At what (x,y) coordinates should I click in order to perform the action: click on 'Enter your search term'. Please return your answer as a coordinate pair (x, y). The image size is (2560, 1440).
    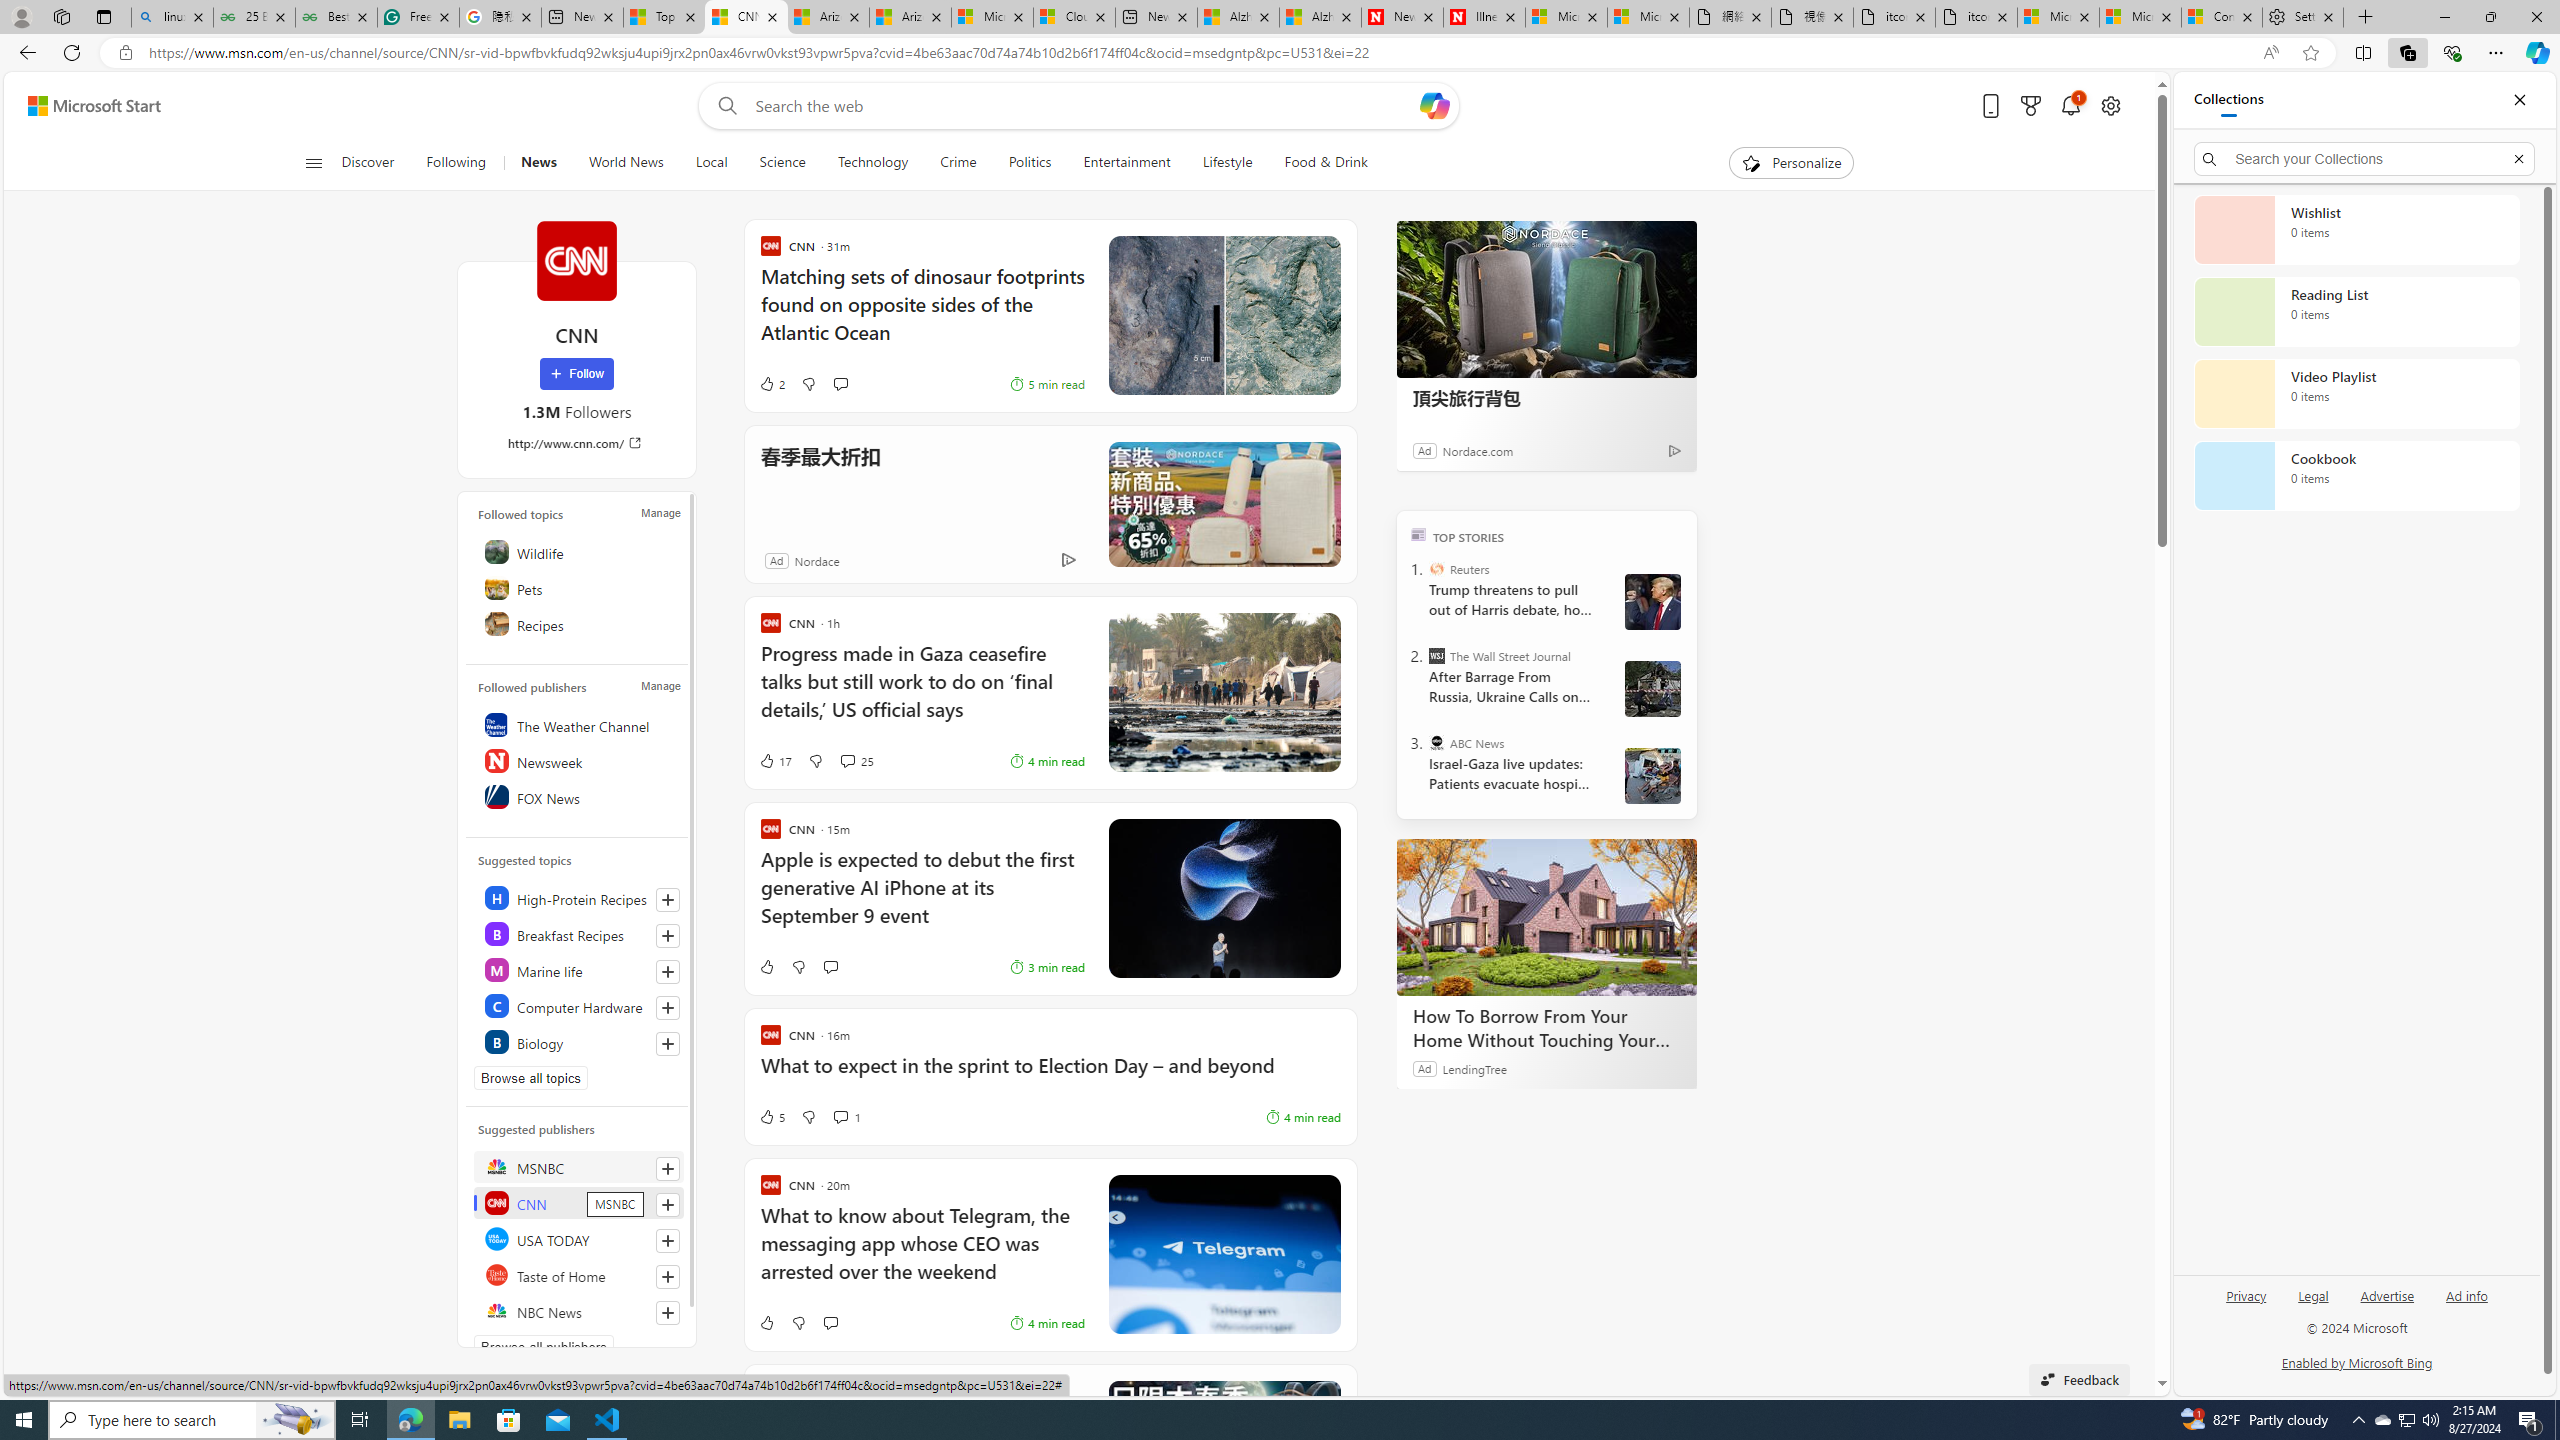
    Looking at the image, I should click on (1084, 104).